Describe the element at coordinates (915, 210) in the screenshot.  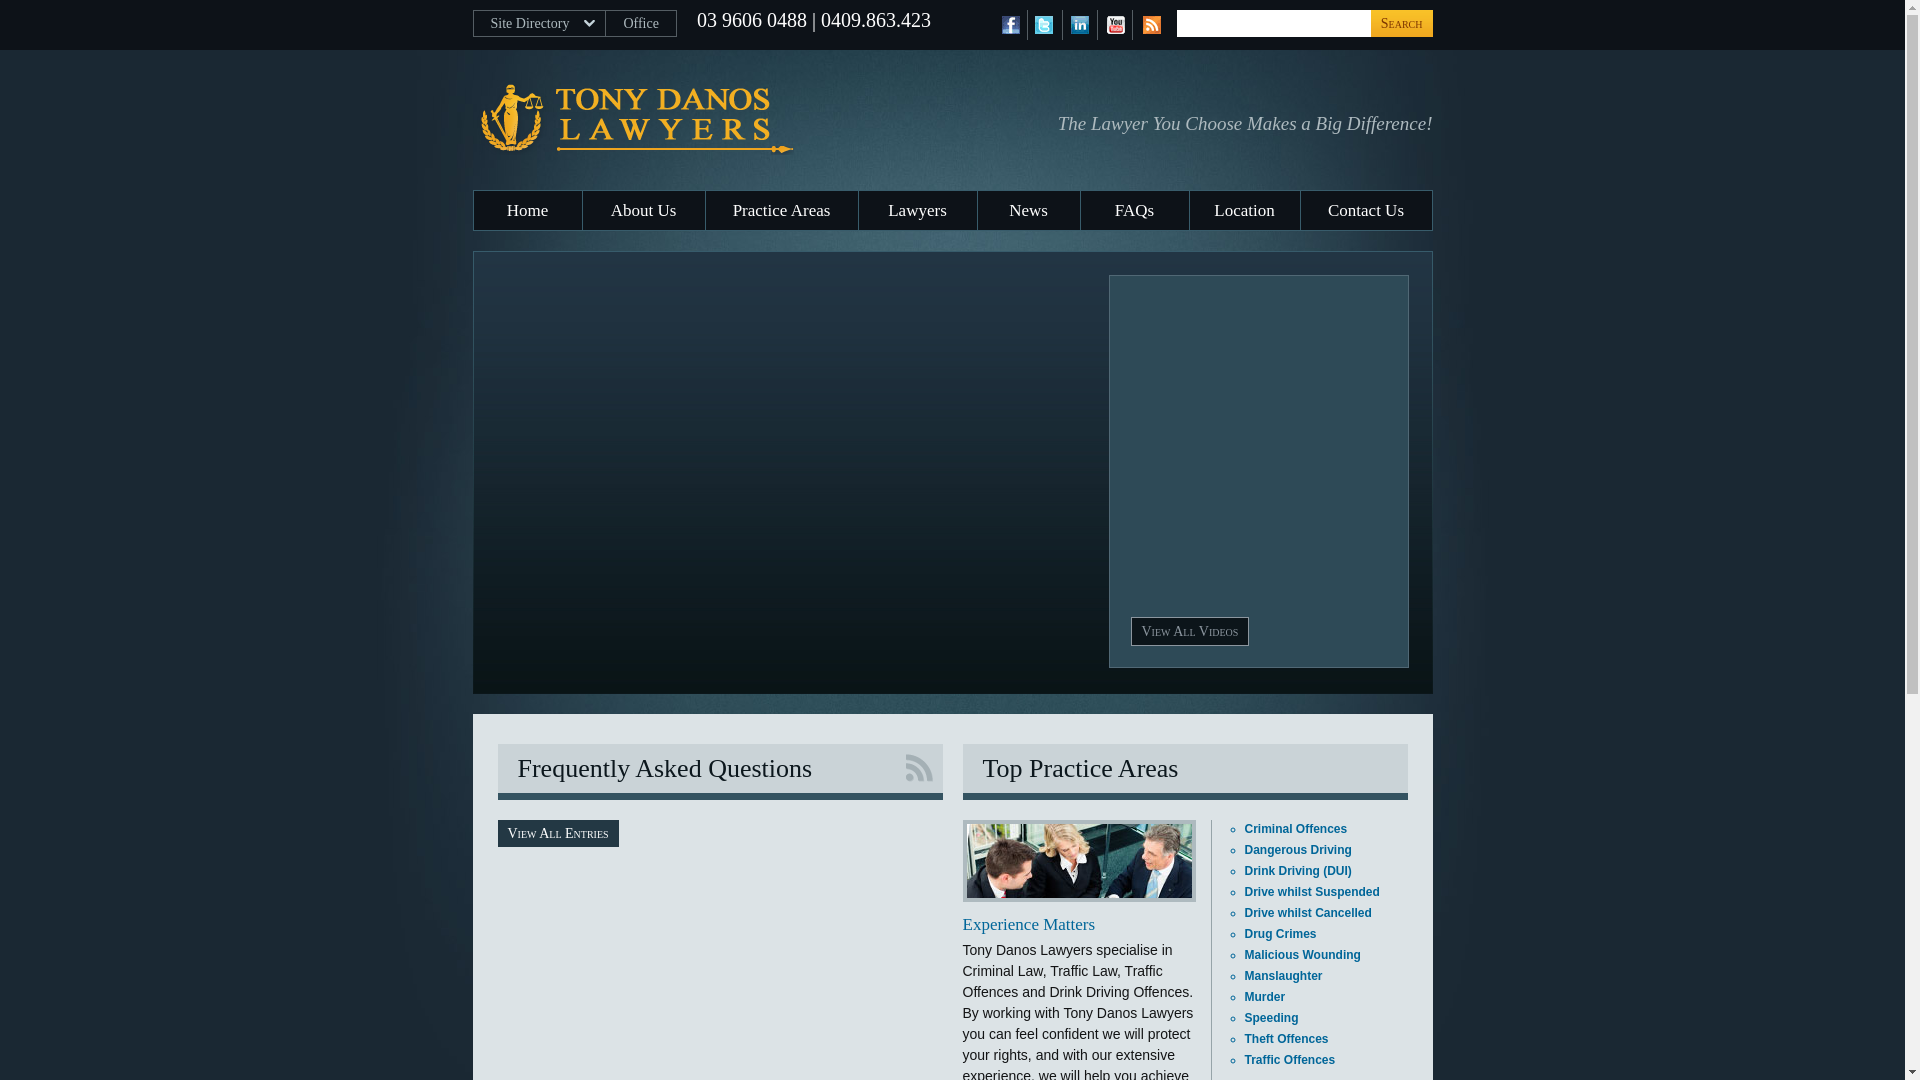
I see `'Lawyers'` at that location.